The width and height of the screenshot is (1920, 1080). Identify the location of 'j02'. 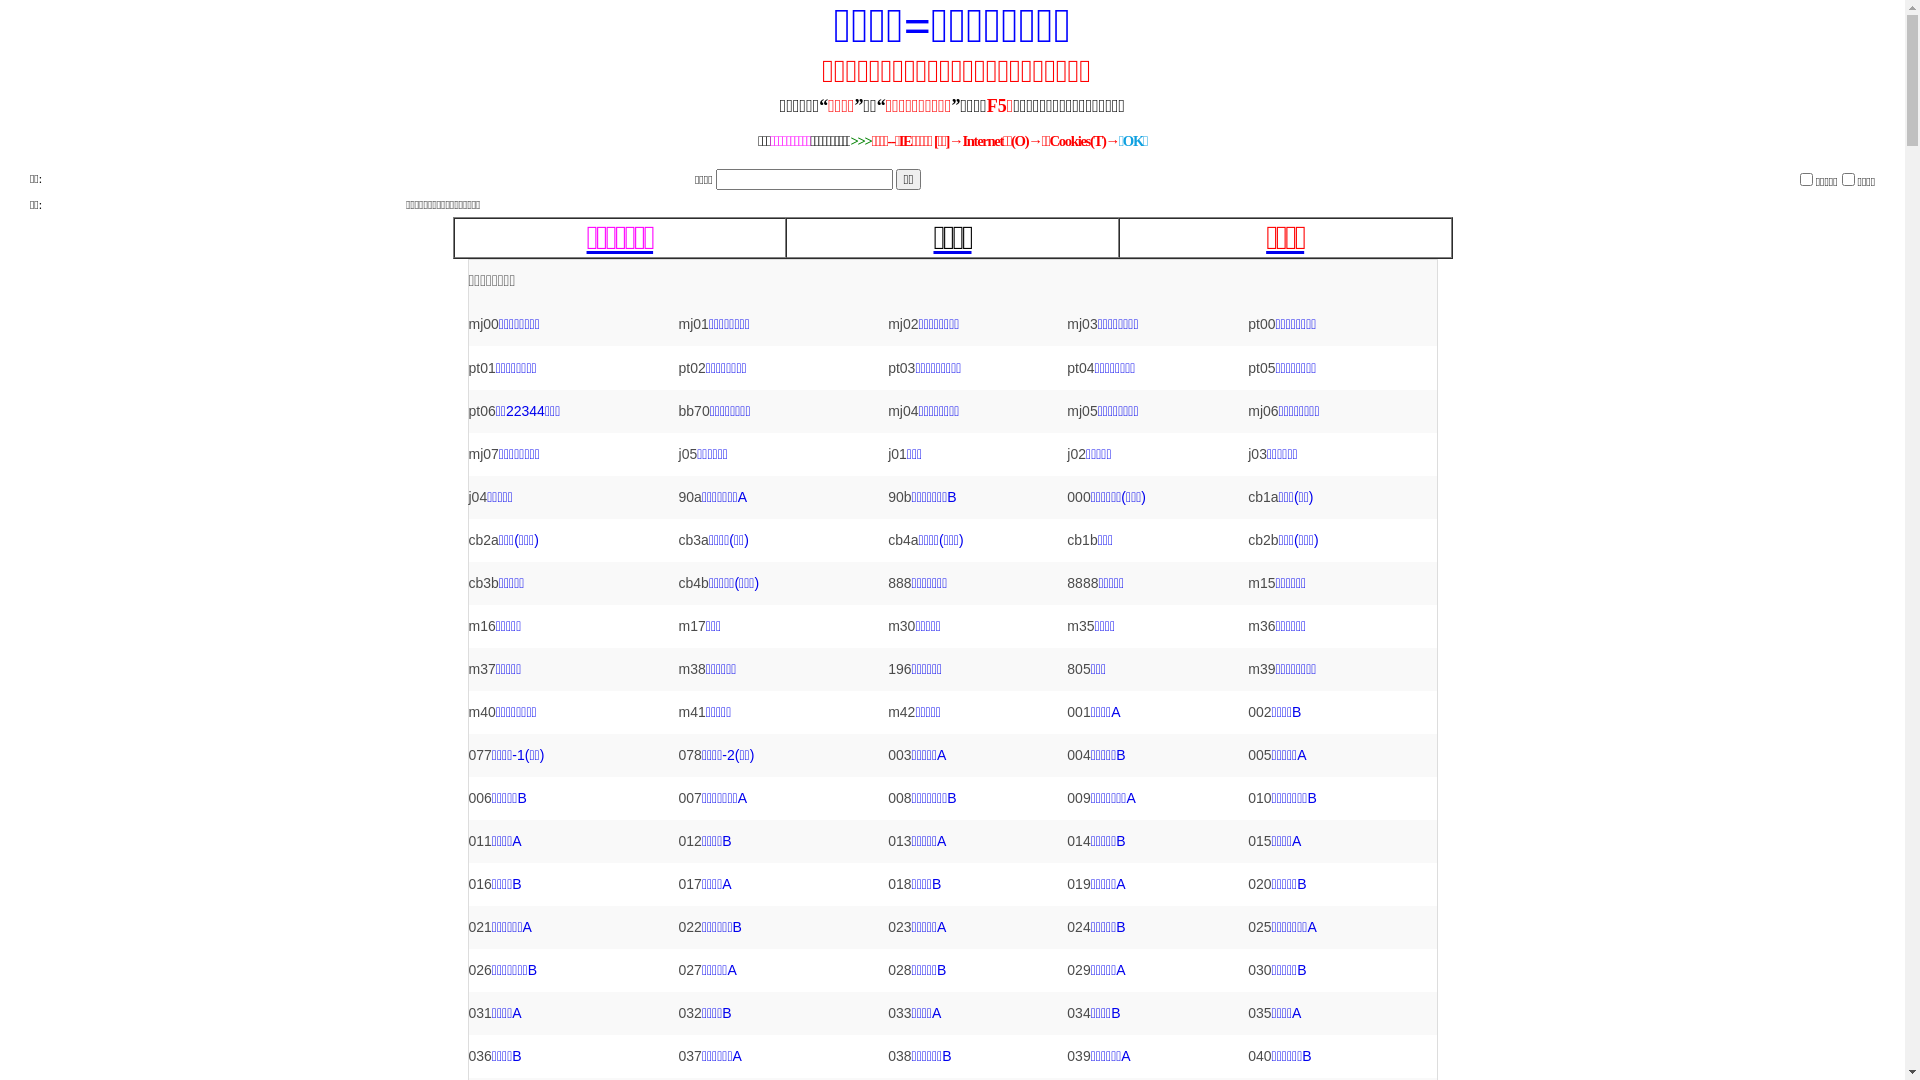
(1075, 454).